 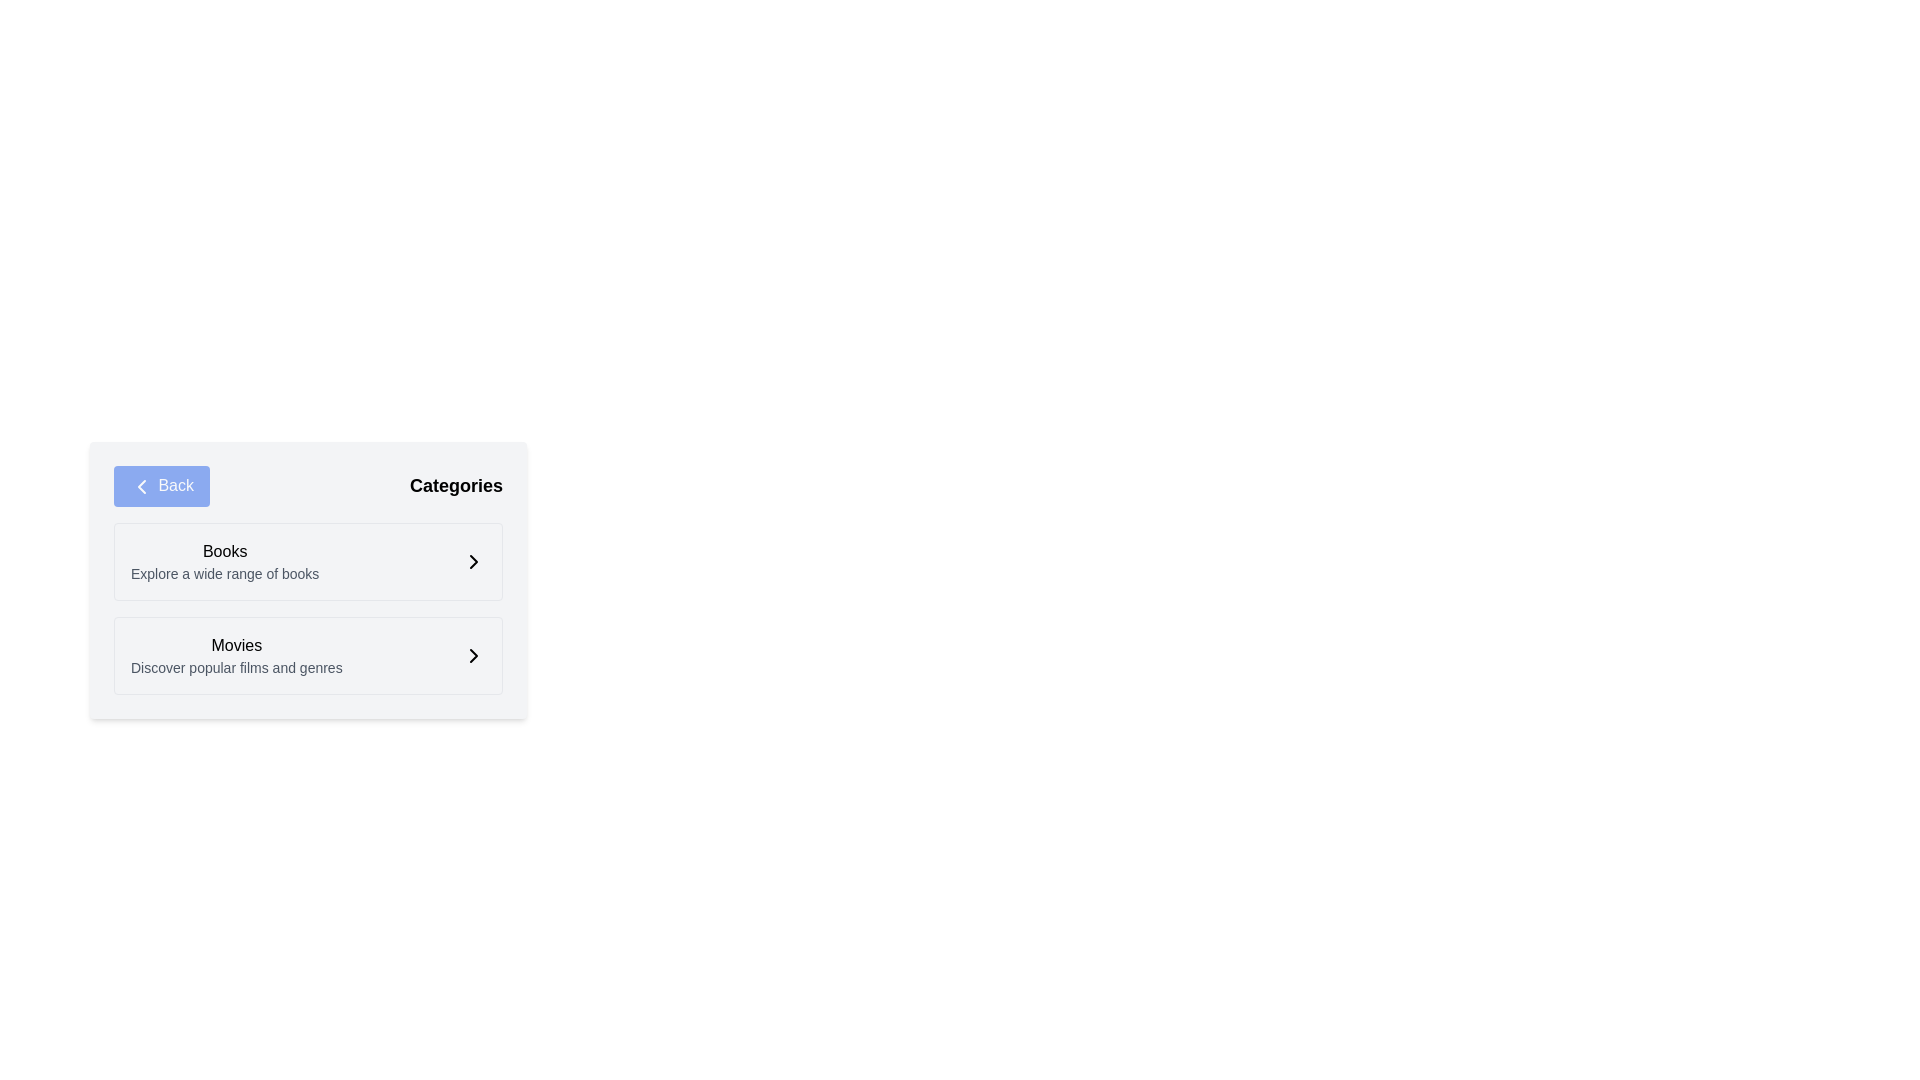 I want to click on the text element reading 'Explore a wide range of books', which is styled with a small font and light gray color, positioned beneath the title 'Books' in the 'Categories' section, so click(x=225, y=573).